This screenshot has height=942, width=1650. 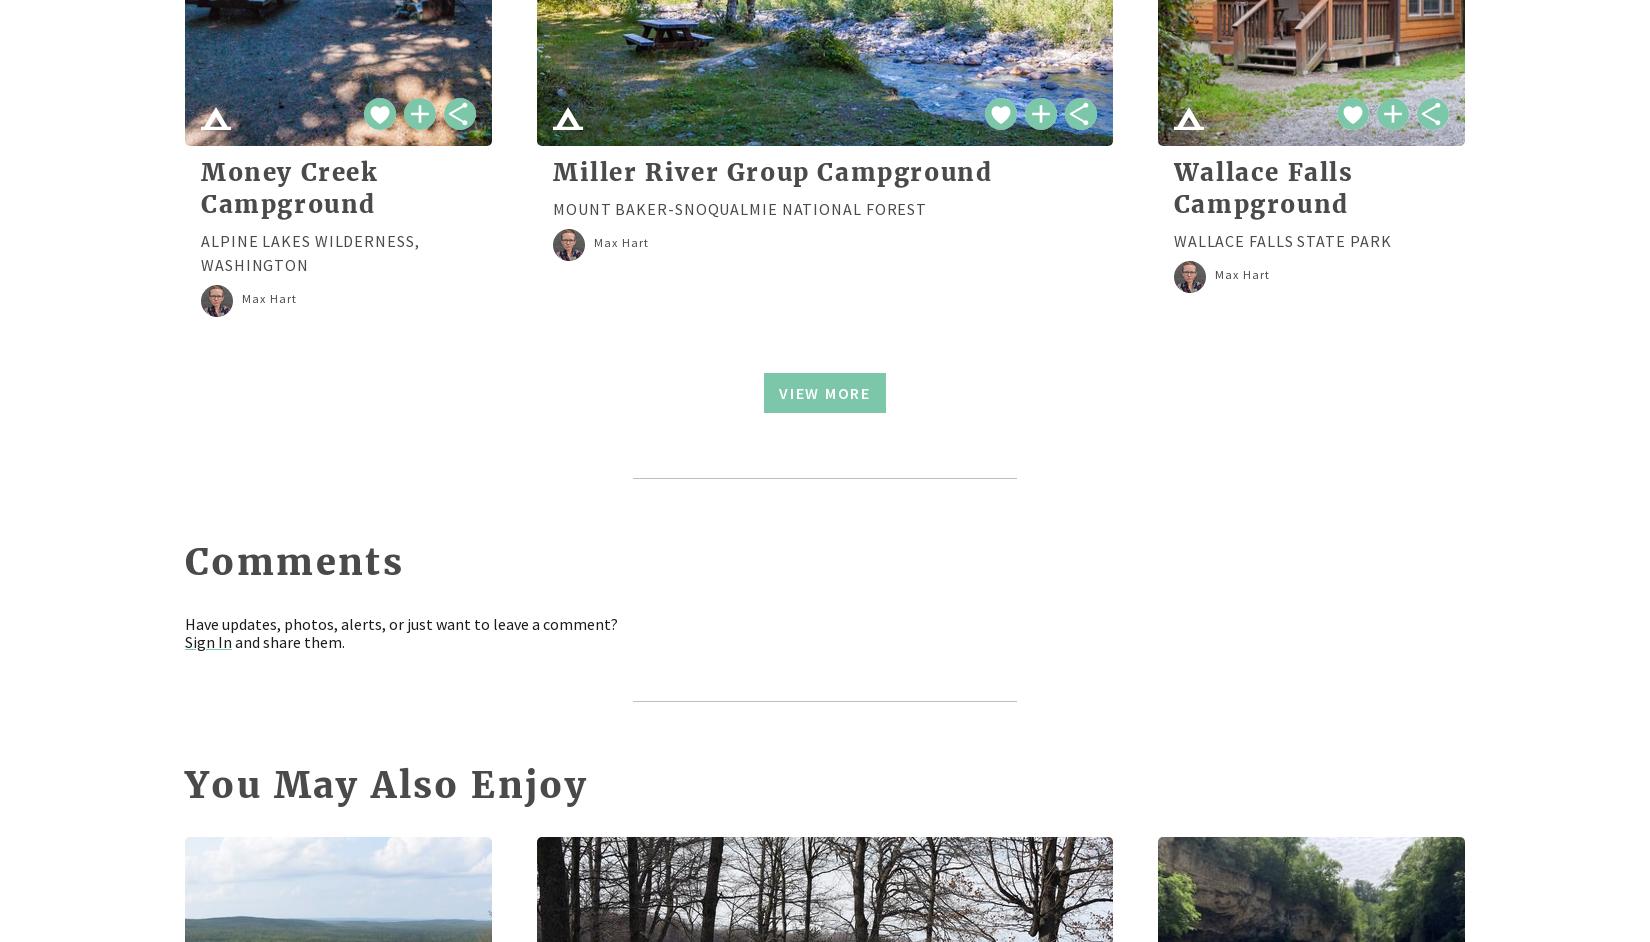 I want to click on 'Wallace Falls State Park', so click(x=1281, y=239).